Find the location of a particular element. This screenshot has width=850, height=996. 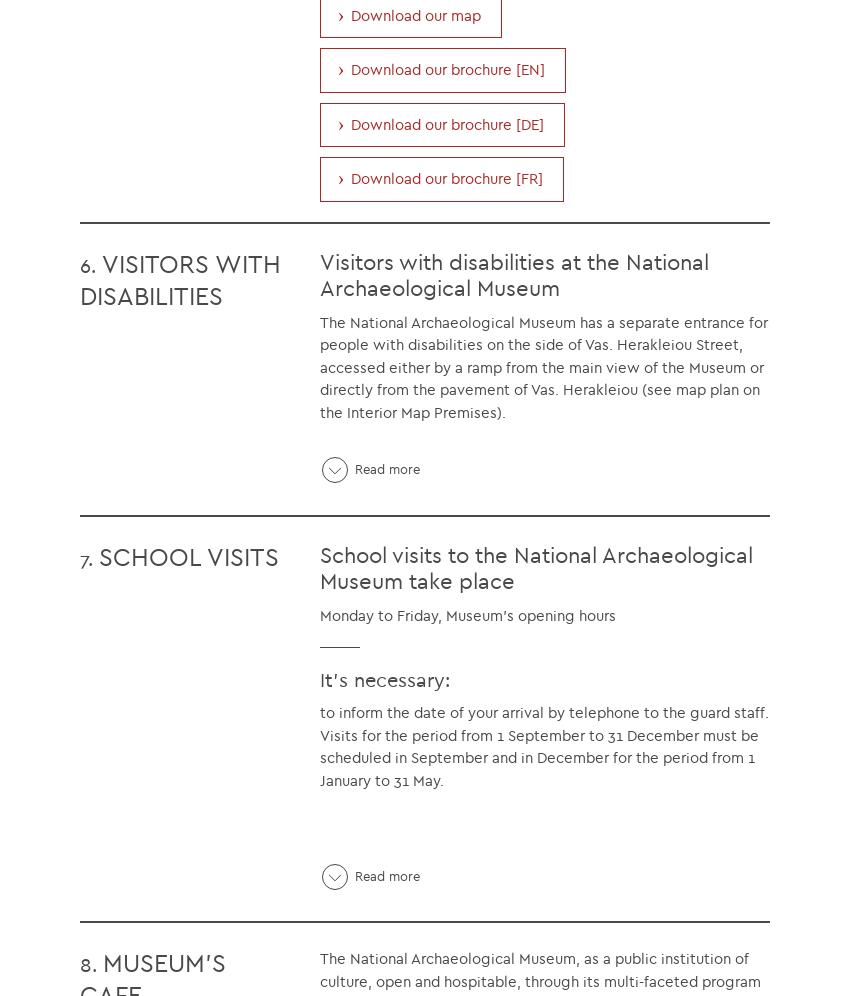

'7.' is located at coordinates (88, 556).